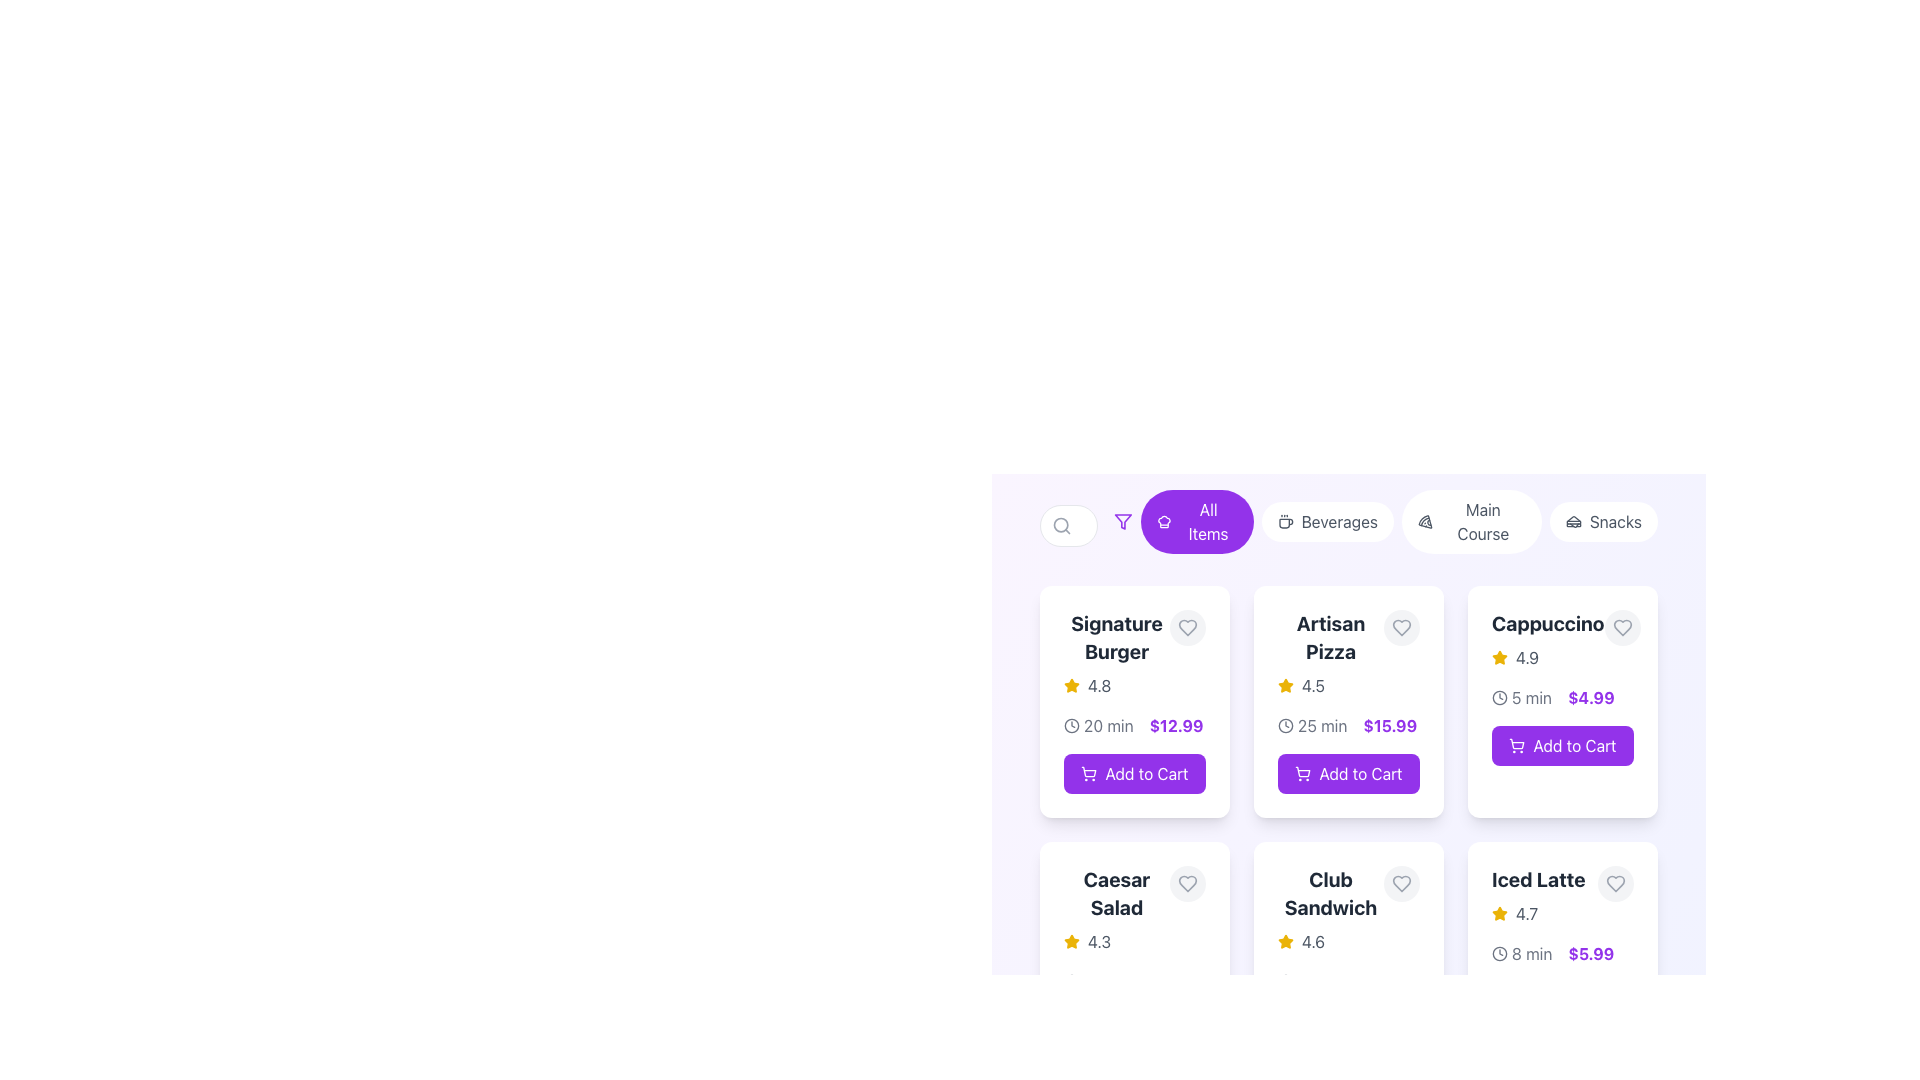  I want to click on the heart icon located at the top-right corner of the 'Cappuccino' product card to mark the item as favorite, so click(1622, 627).